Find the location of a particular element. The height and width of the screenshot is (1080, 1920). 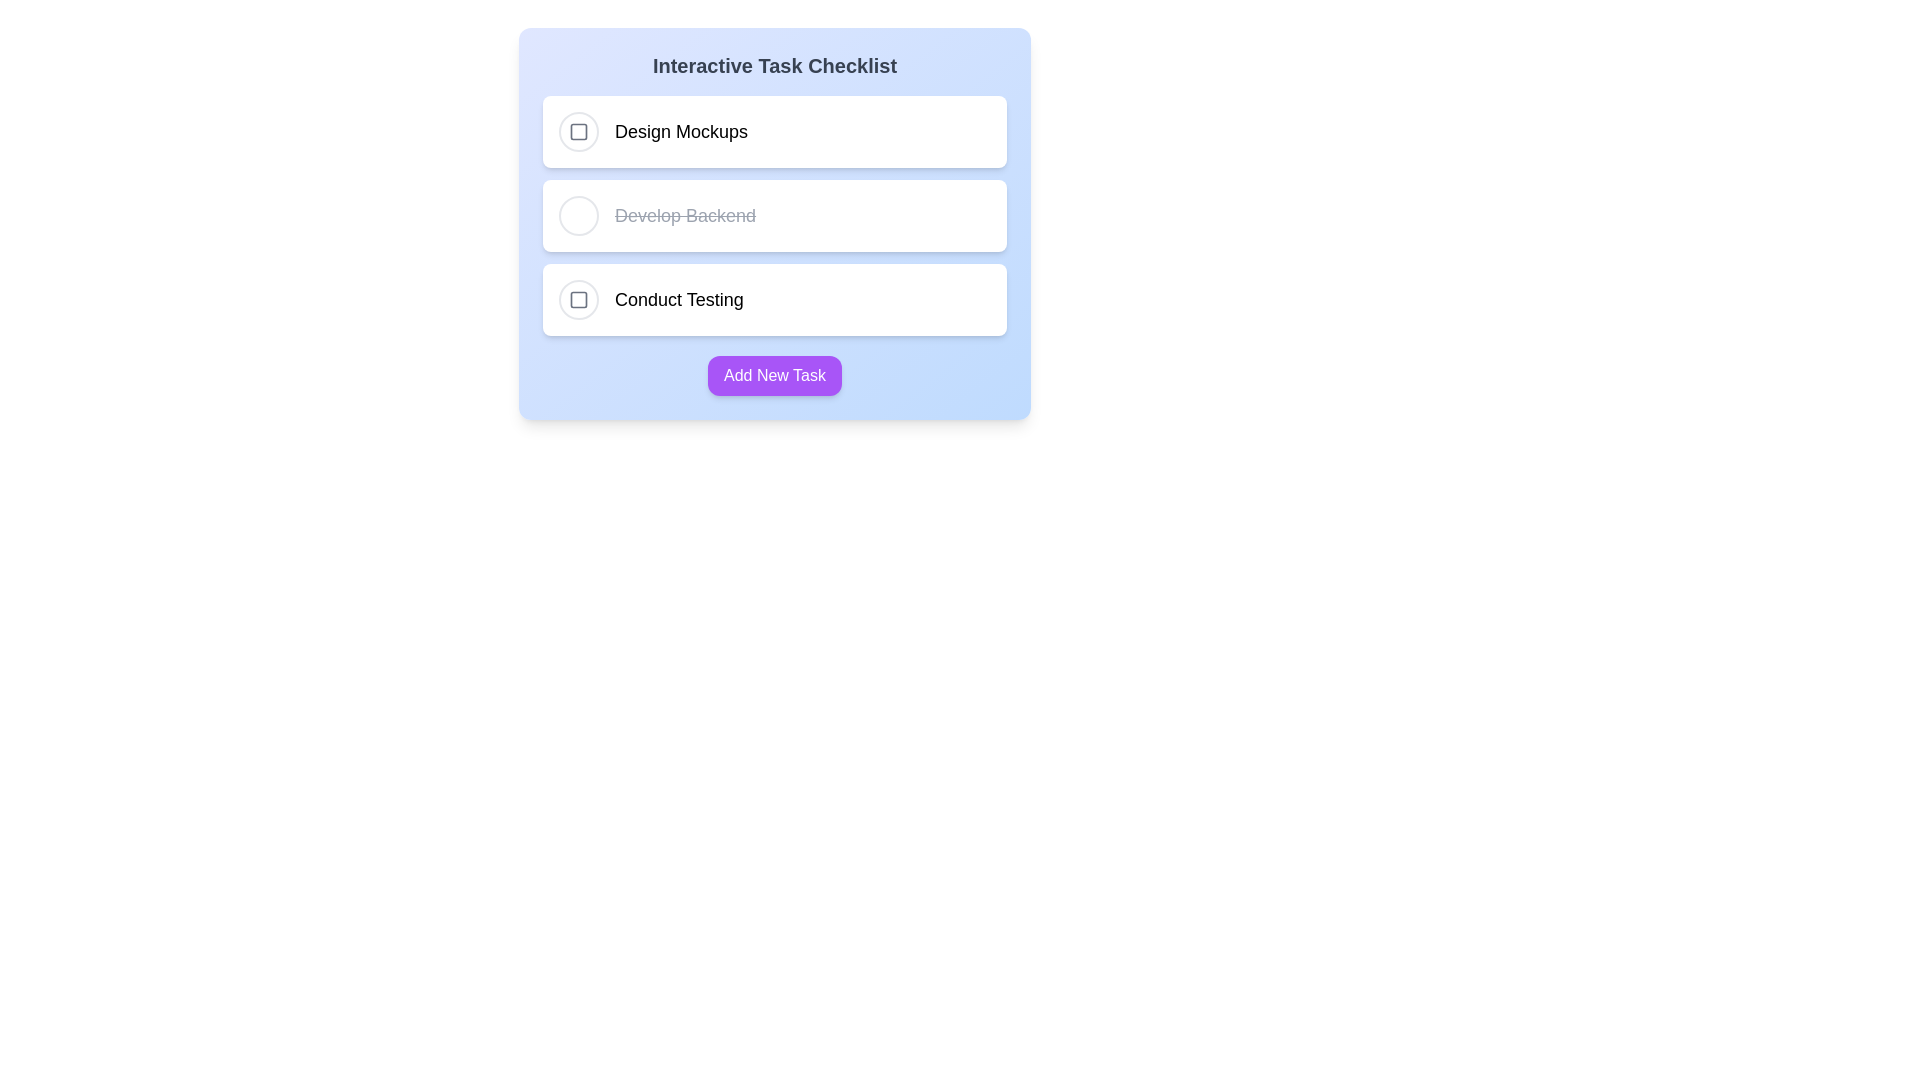

the checkbox of the task labeled Conduct Testing to toggle its completion status is located at coordinates (578, 300).